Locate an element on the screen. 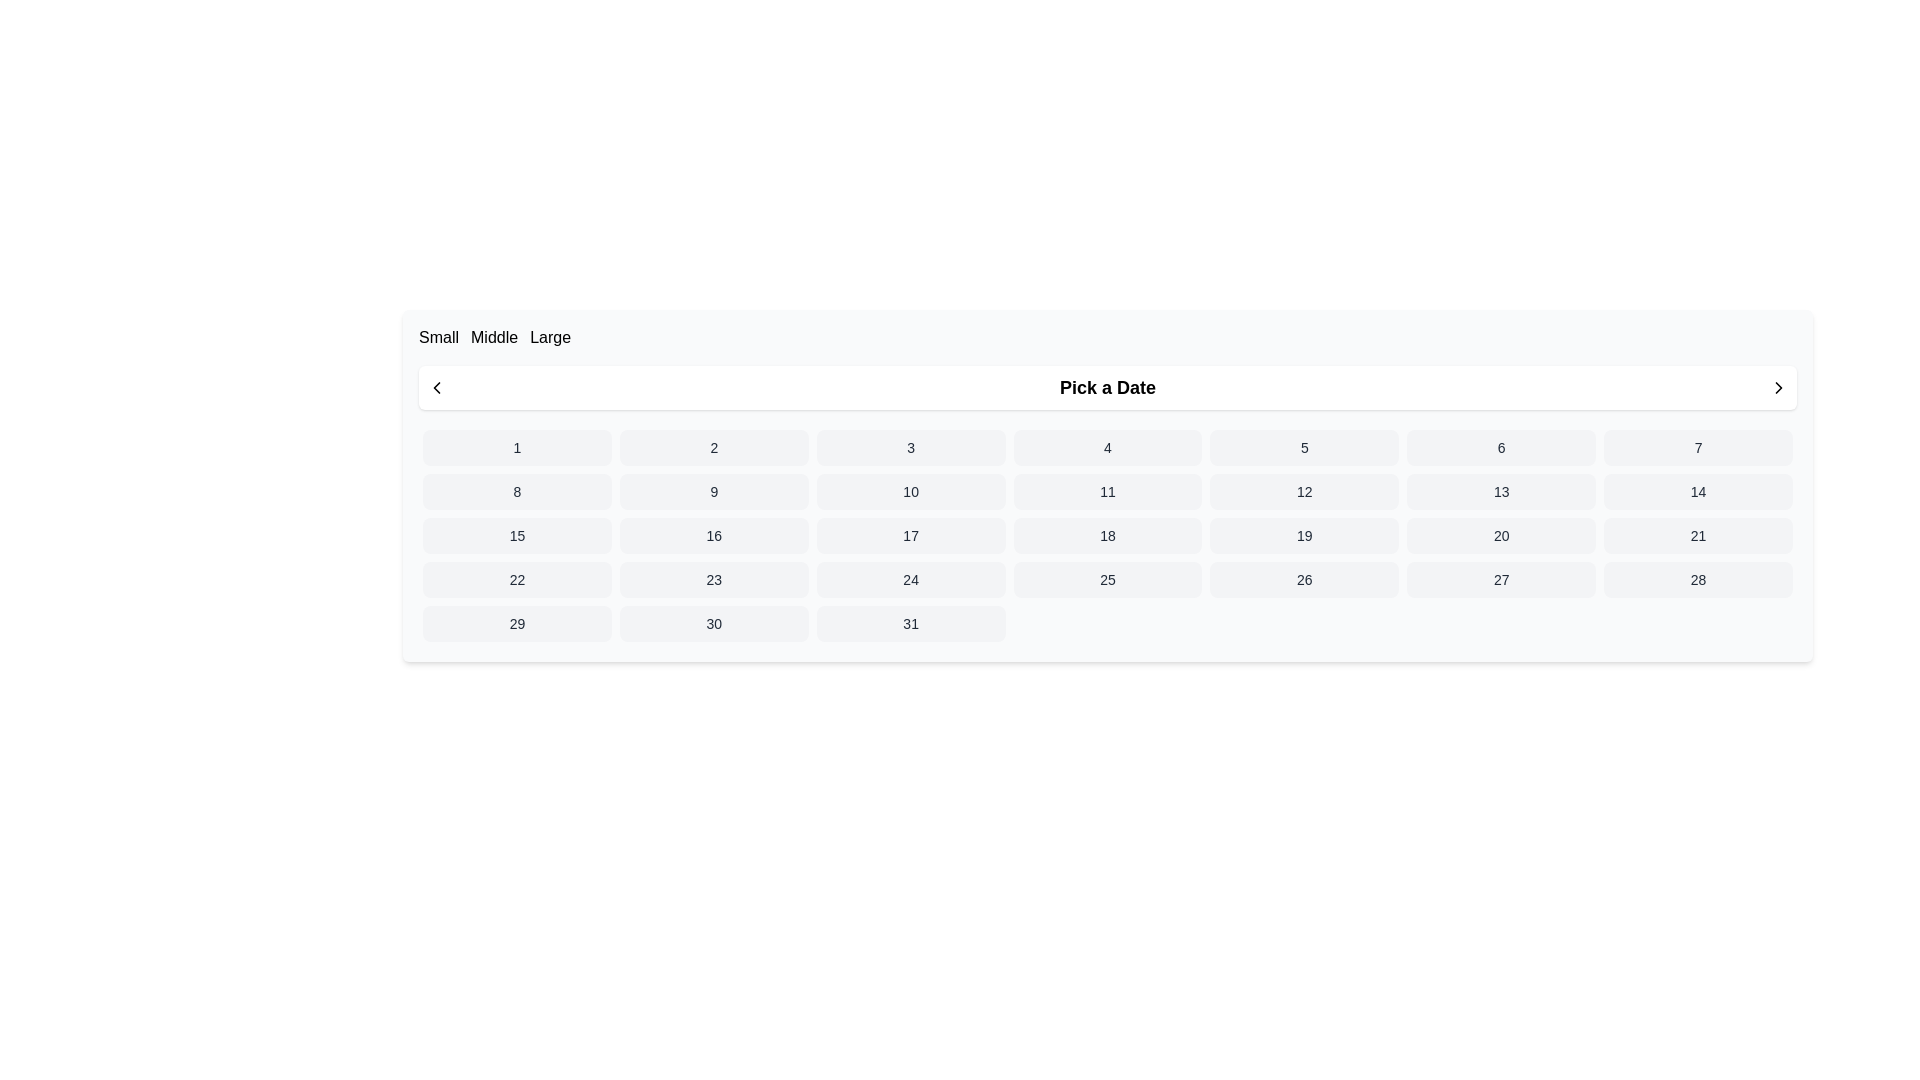 The width and height of the screenshot is (1920, 1080). the button labeled '19' in the third row and fifth column of the date selection interface is located at coordinates (1304, 535).